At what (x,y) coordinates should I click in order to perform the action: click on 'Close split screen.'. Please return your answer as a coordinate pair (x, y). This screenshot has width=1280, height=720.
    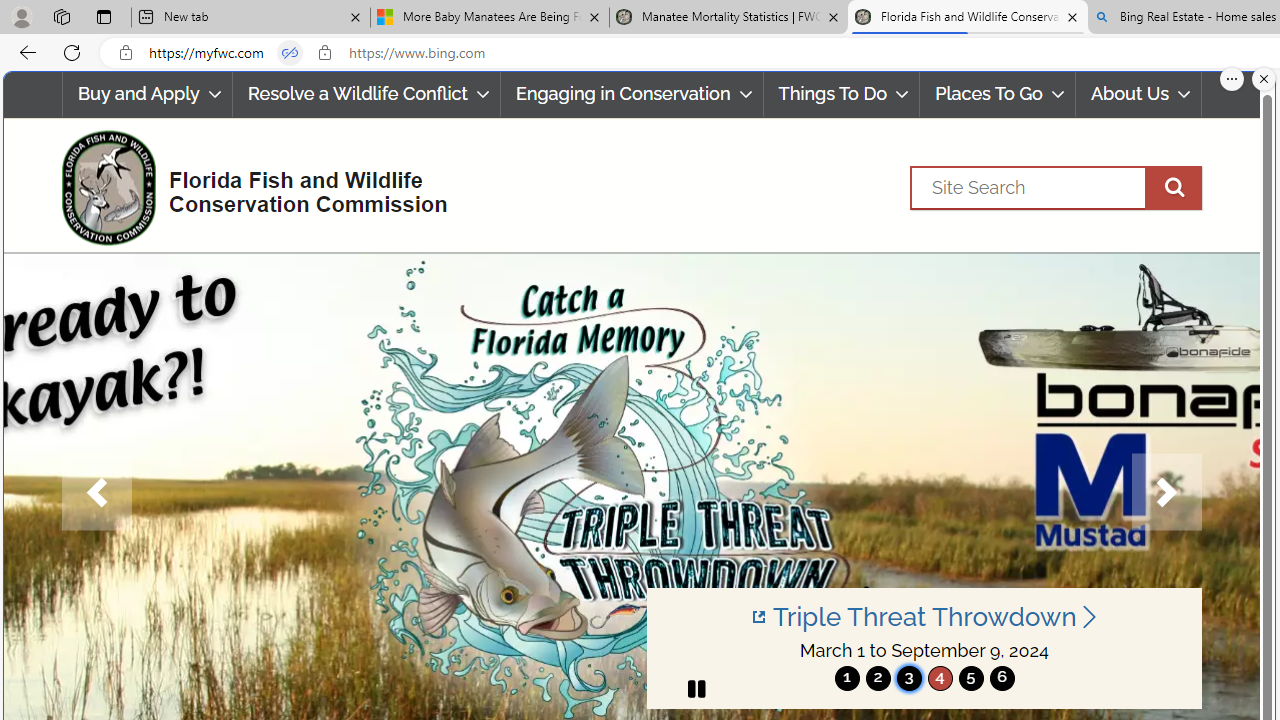
    Looking at the image, I should click on (1263, 78).